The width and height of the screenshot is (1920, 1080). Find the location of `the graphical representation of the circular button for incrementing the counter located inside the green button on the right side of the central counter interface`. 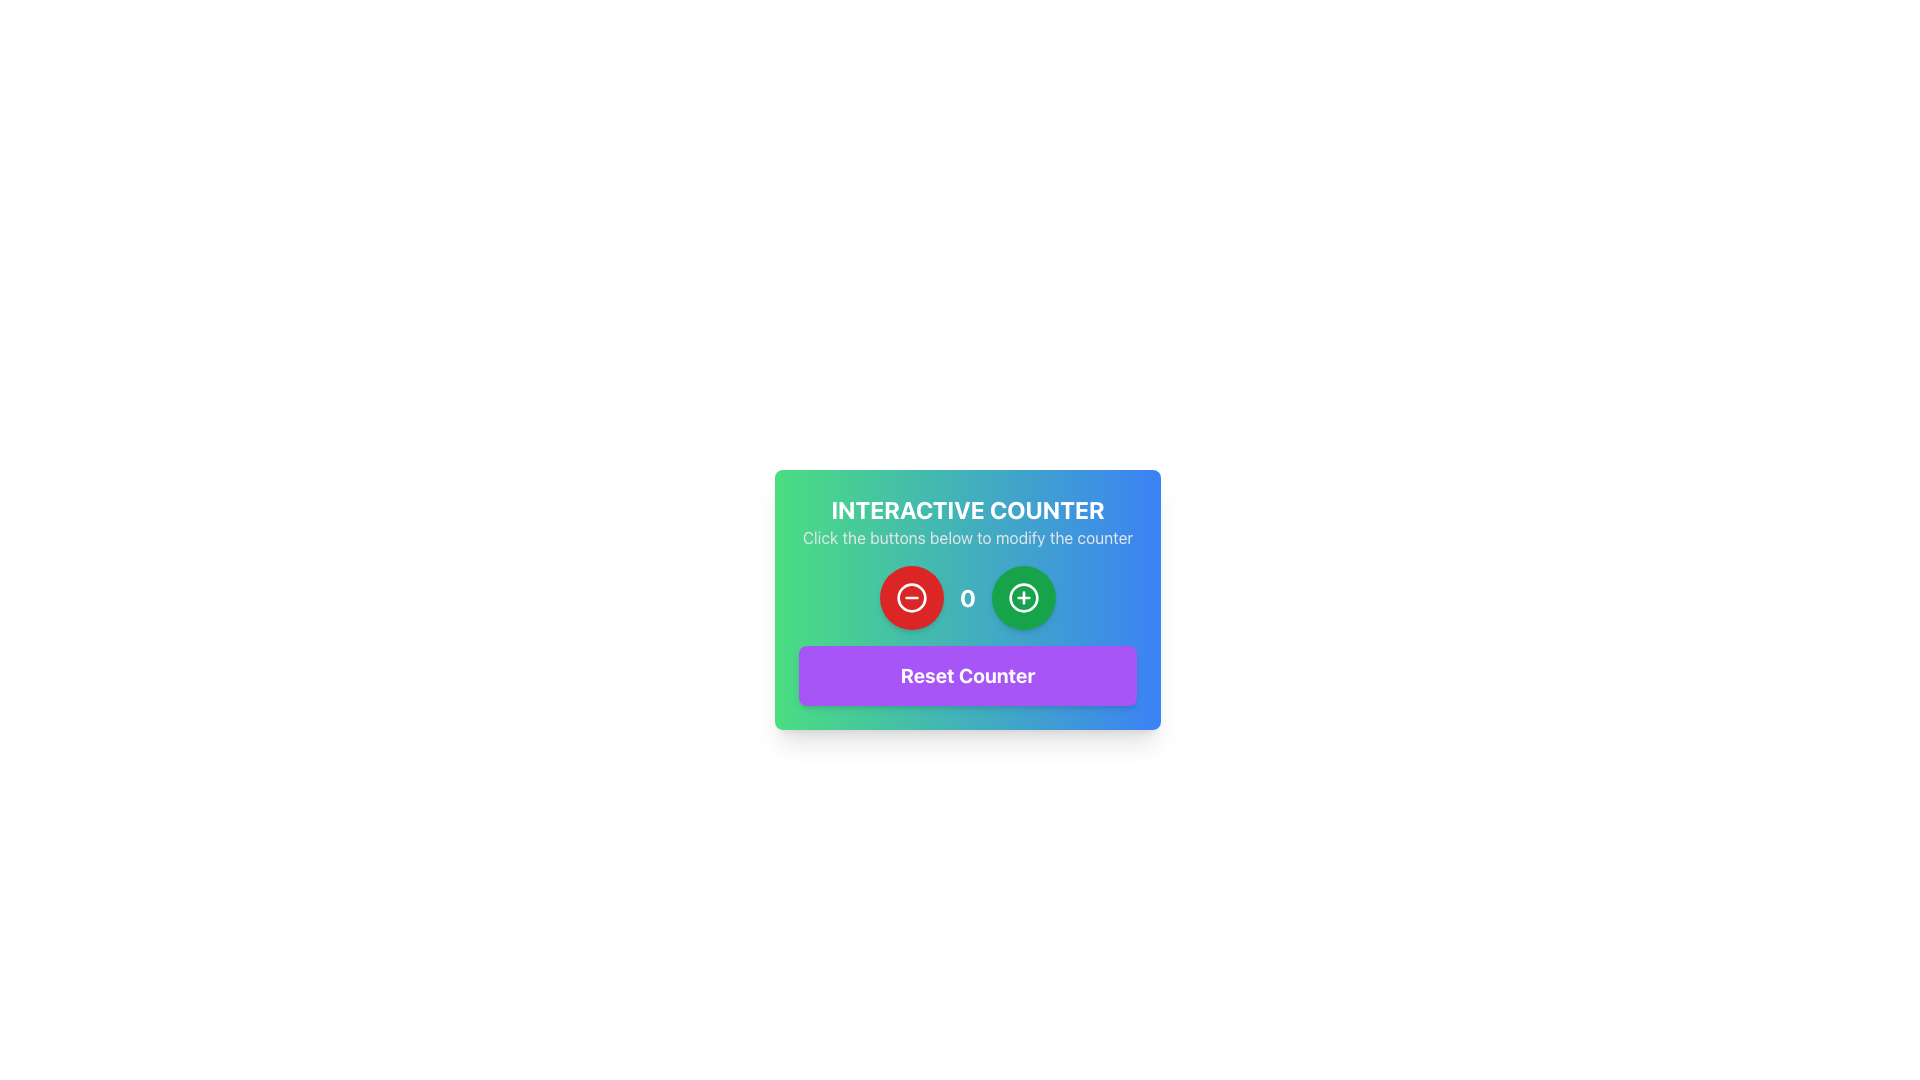

the graphical representation of the circular button for incrementing the counter located inside the green button on the right side of the central counter interface is located at coordinates (1023, 596).